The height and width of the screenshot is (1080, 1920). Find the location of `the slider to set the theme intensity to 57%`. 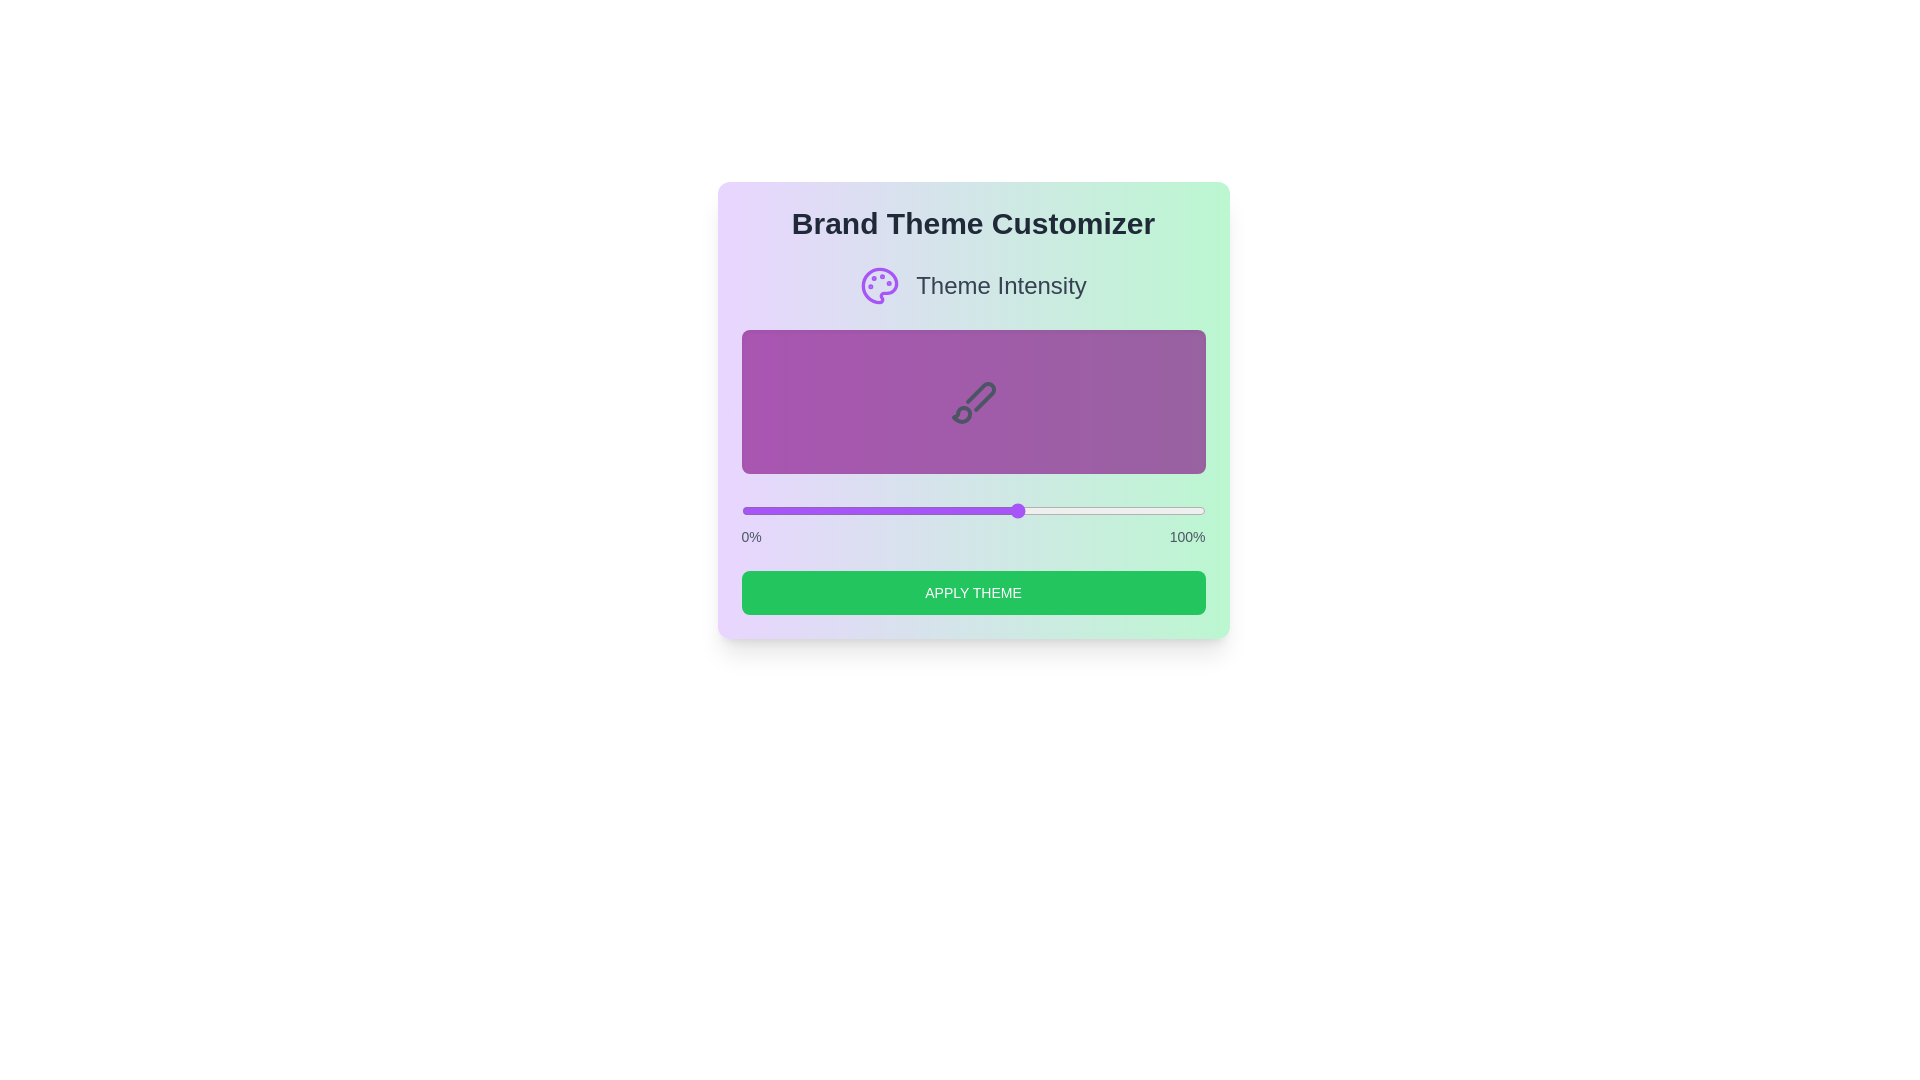

the slider to set the theme intensity to 57% is located at coordinates (1005, 509).